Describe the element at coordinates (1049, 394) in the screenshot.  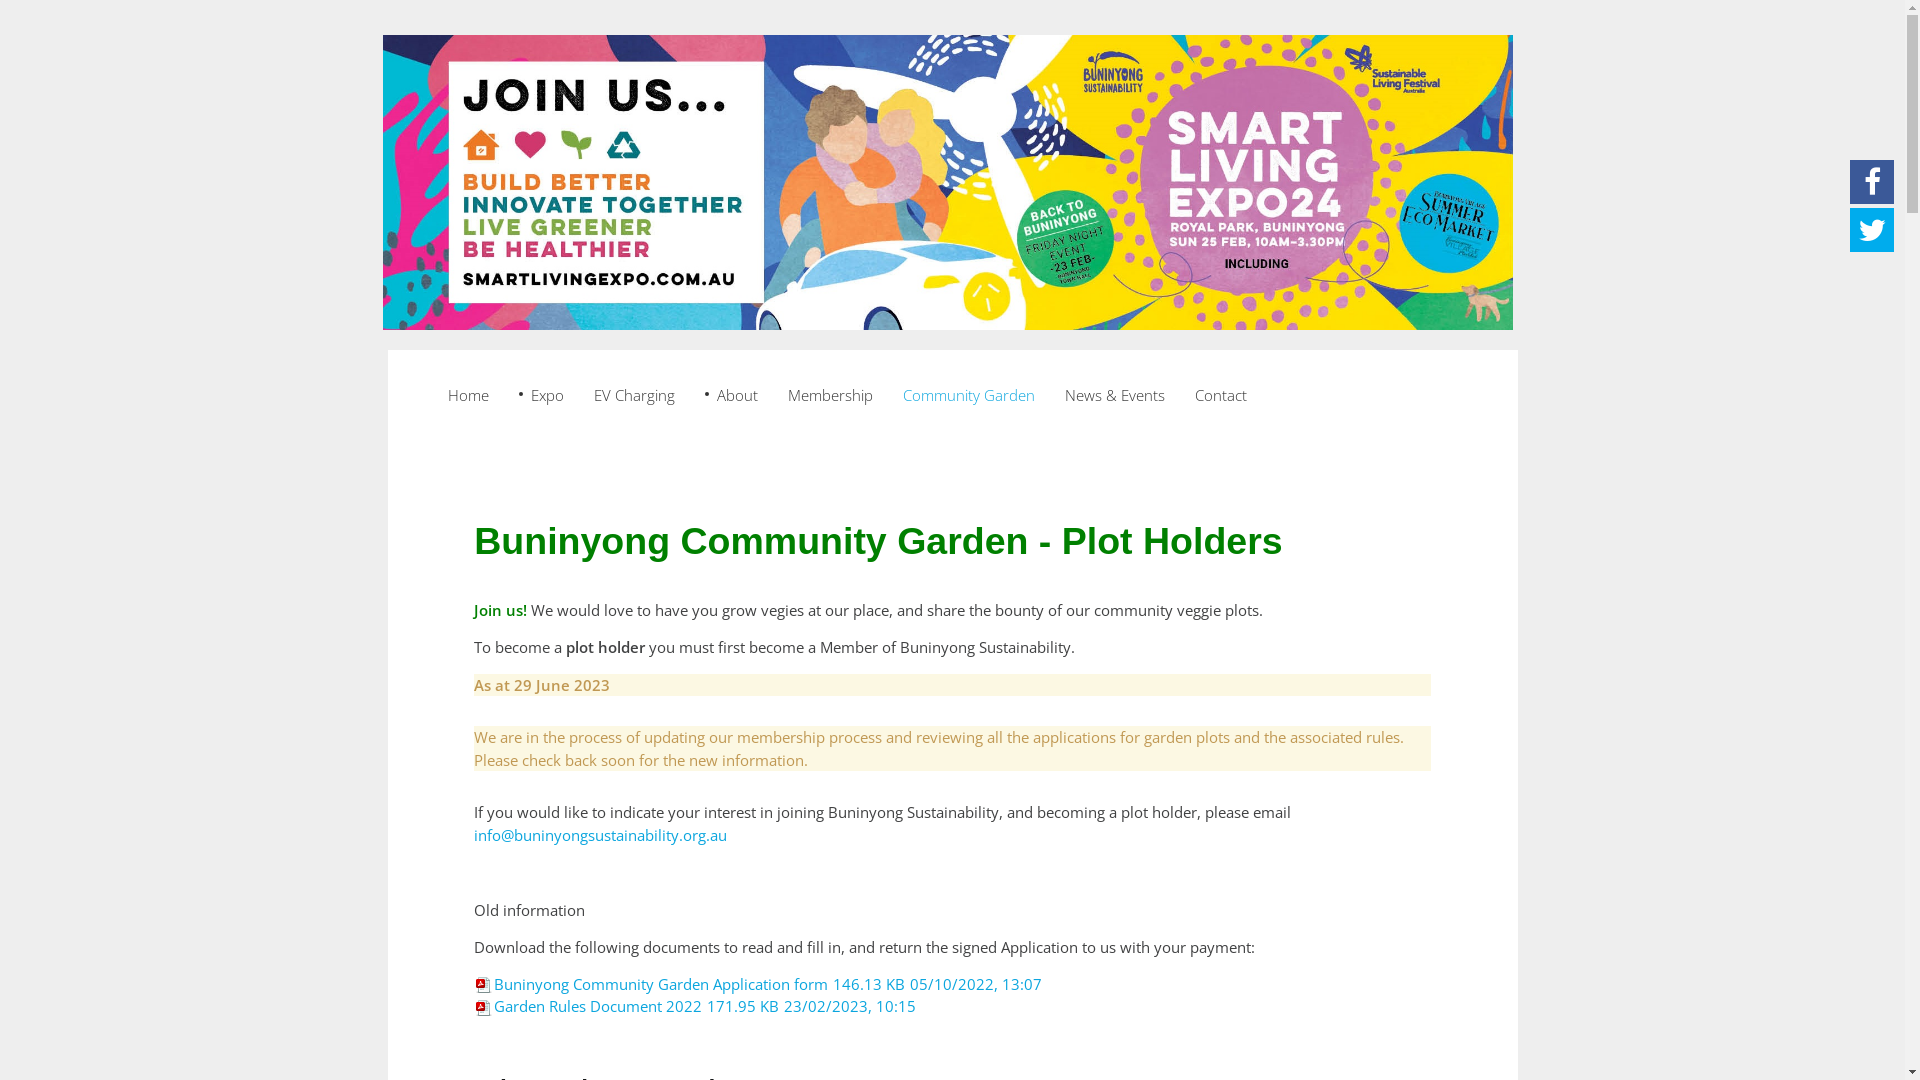
I see `'News & Events'` at that location.